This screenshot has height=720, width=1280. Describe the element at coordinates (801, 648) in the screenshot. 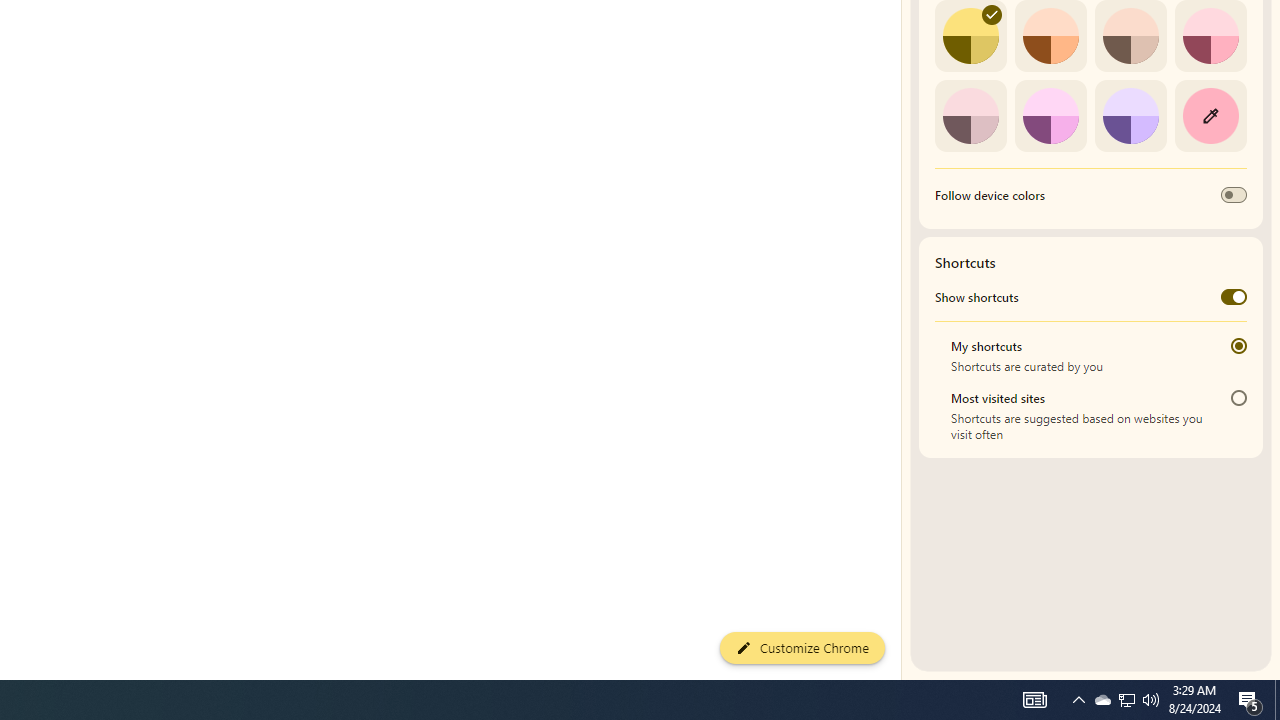

I see `'Customize Chrome'` at that location.